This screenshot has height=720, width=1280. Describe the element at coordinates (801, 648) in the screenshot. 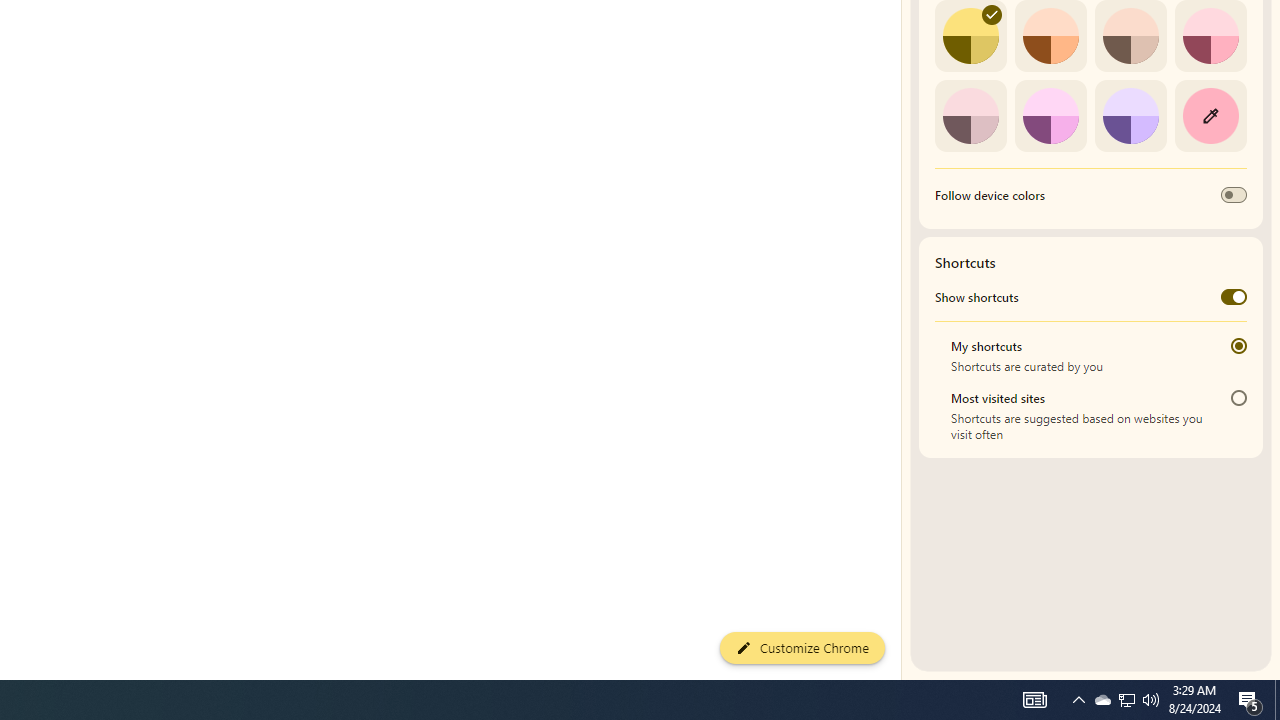

I see `'Customize Chrome'` at that location.